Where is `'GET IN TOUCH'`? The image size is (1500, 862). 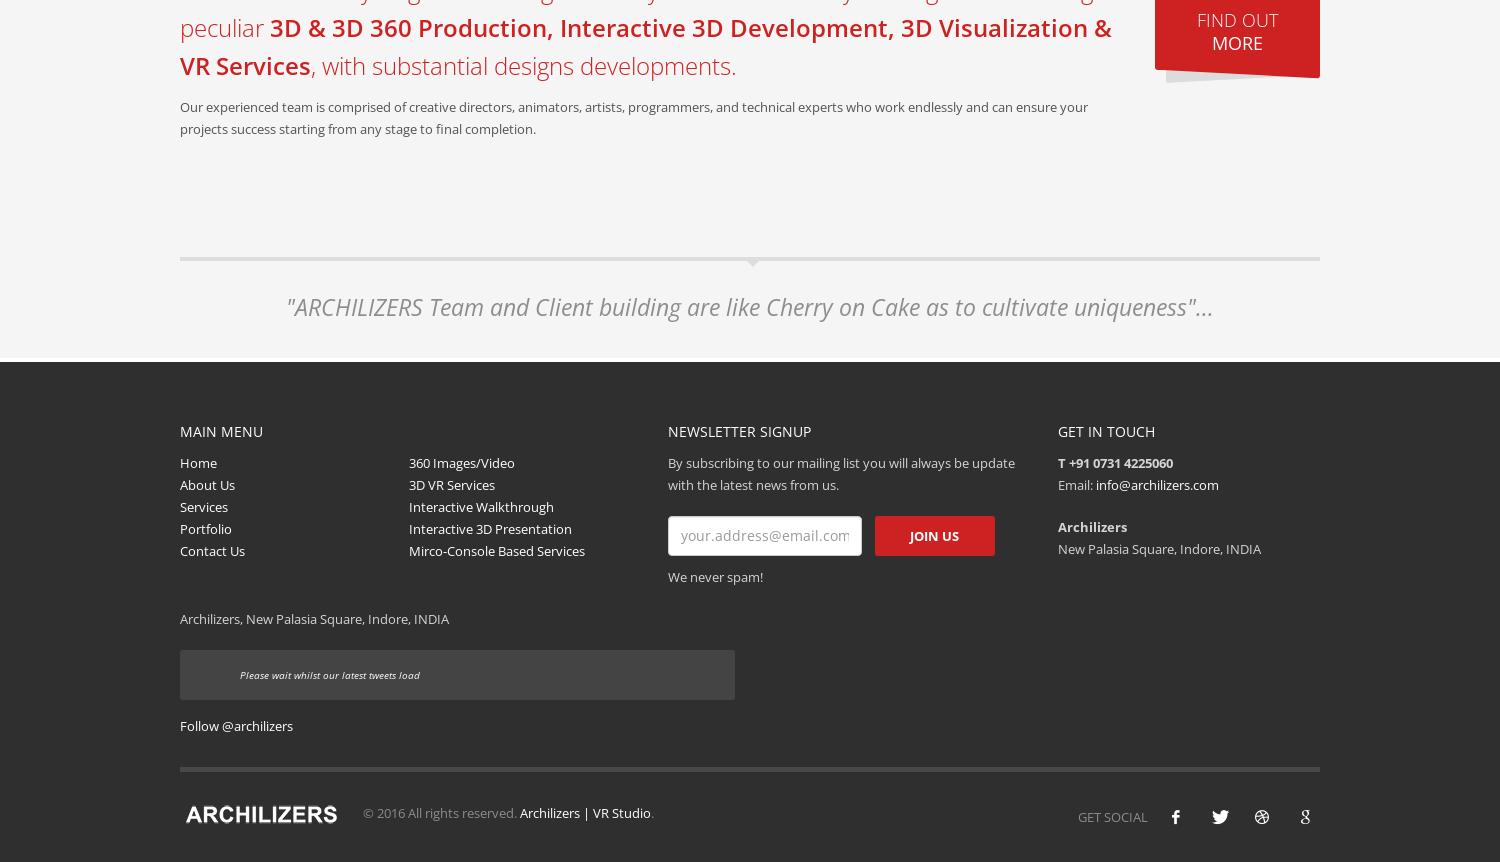 'GET IN TOUCH' is located at coordinates (1057, 431).